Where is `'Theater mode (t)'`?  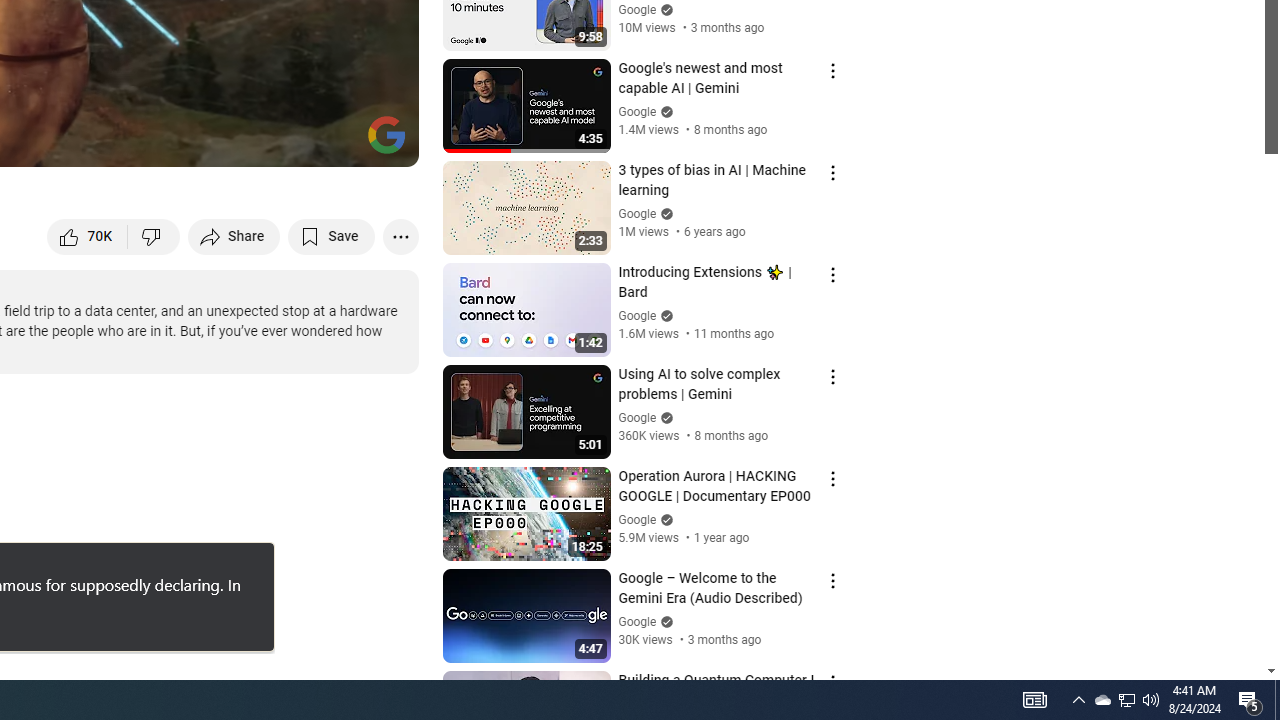
'Theater mode (t)' is located at coordinates (334, 141).